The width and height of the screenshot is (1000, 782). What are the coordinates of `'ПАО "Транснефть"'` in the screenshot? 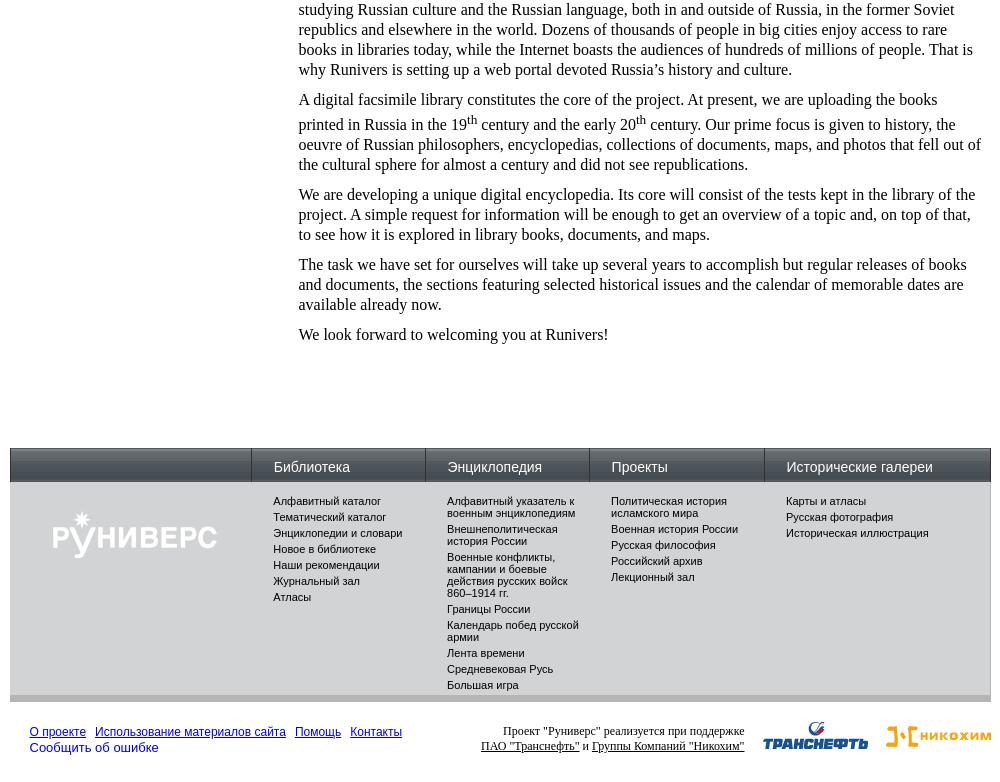 It's located at (530, 745).